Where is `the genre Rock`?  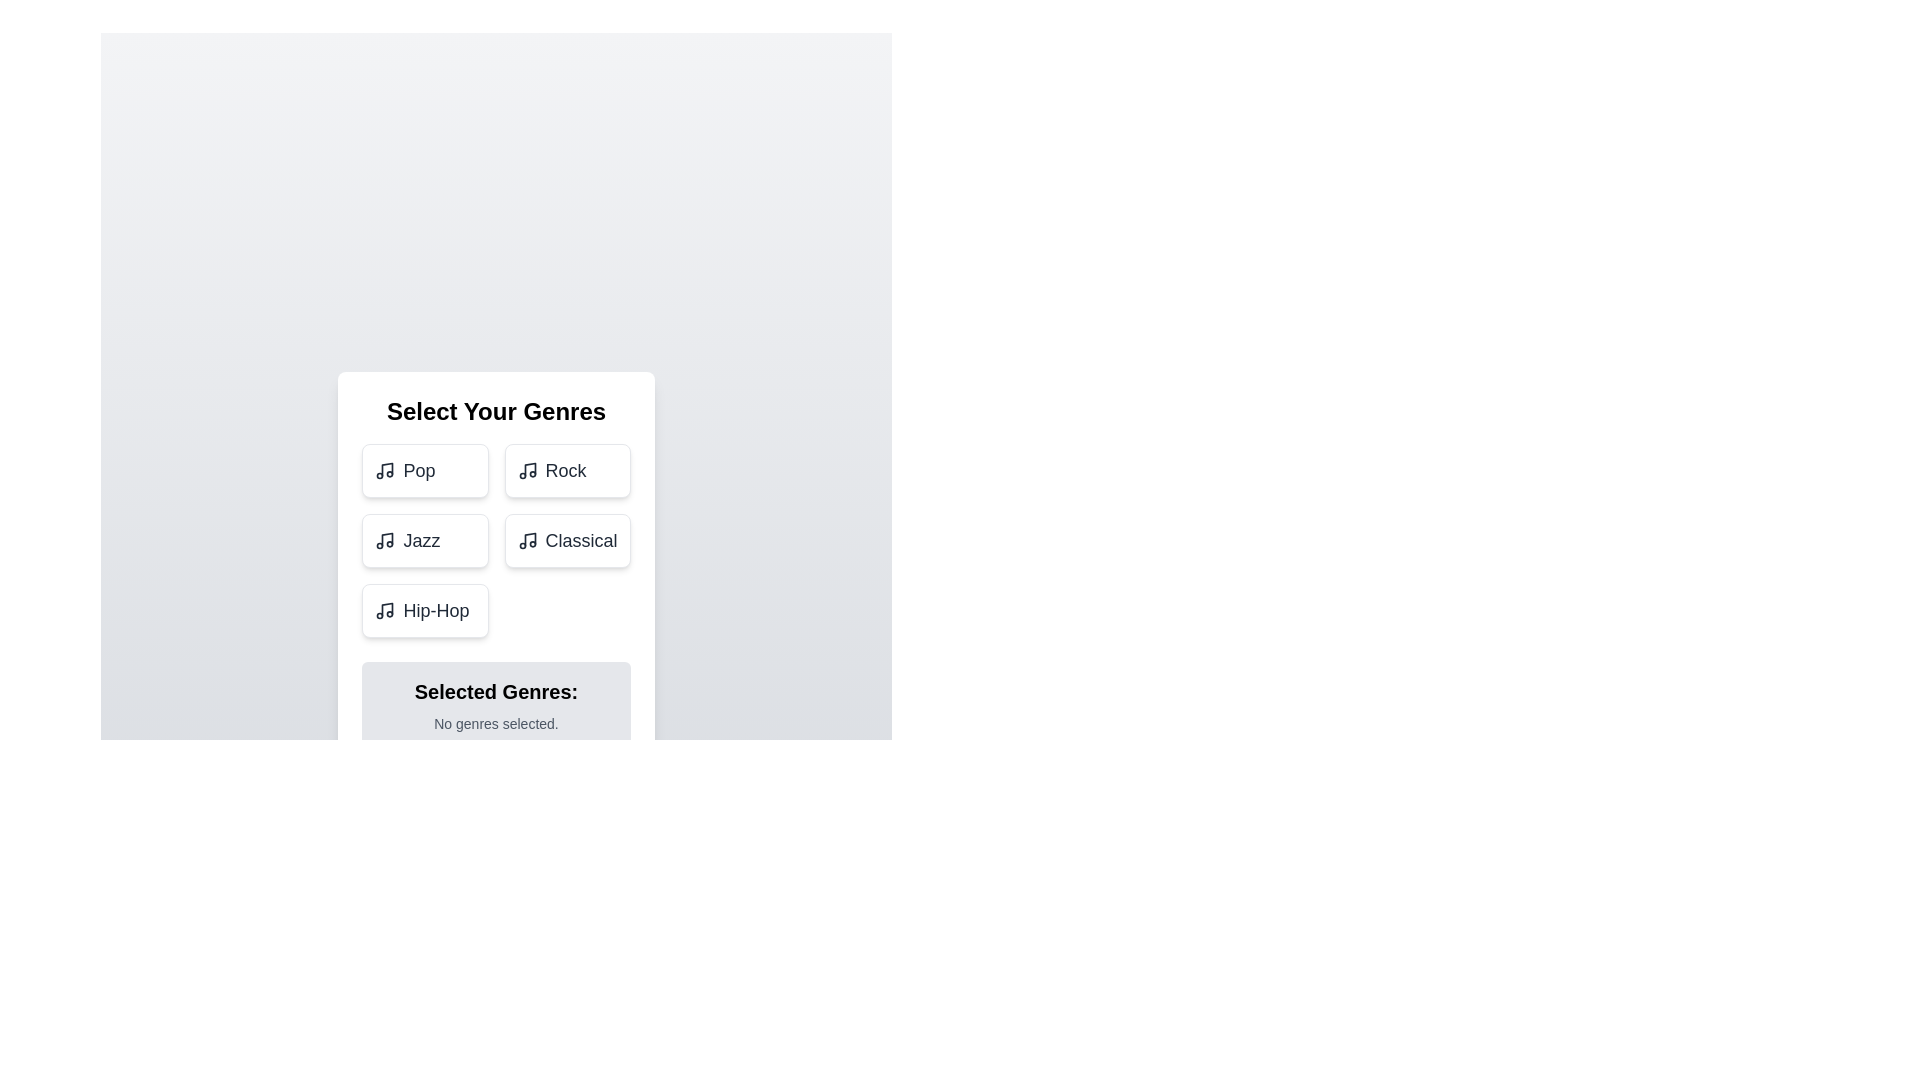
the genre Rock is located at coordinates (565, 470).